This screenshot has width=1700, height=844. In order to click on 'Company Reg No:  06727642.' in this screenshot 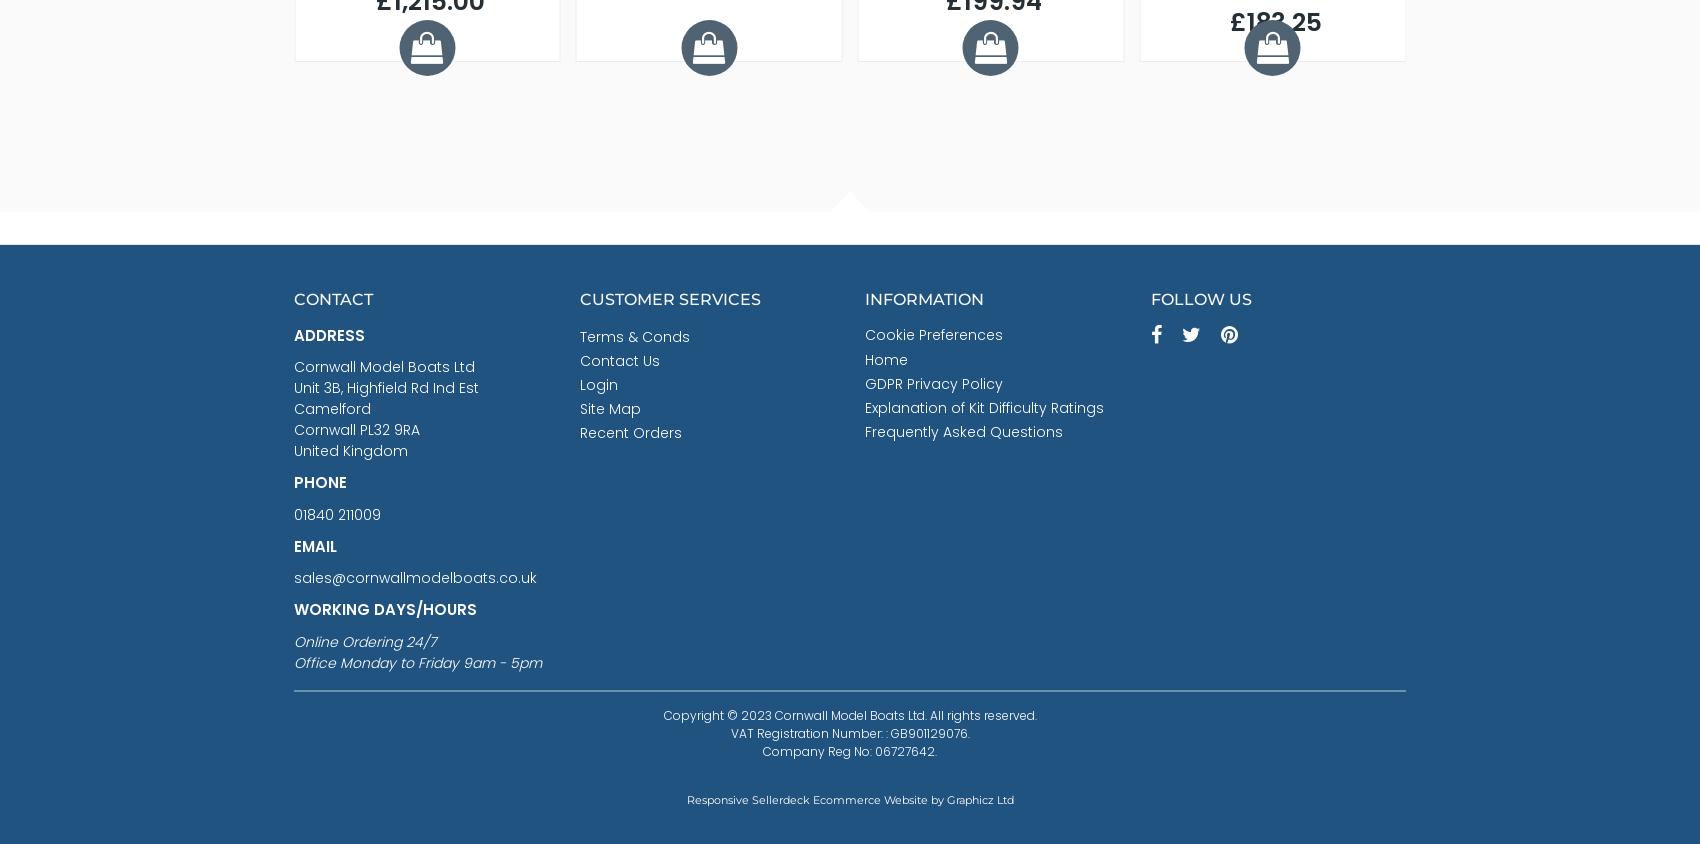, I will do `click(850, 750)`.